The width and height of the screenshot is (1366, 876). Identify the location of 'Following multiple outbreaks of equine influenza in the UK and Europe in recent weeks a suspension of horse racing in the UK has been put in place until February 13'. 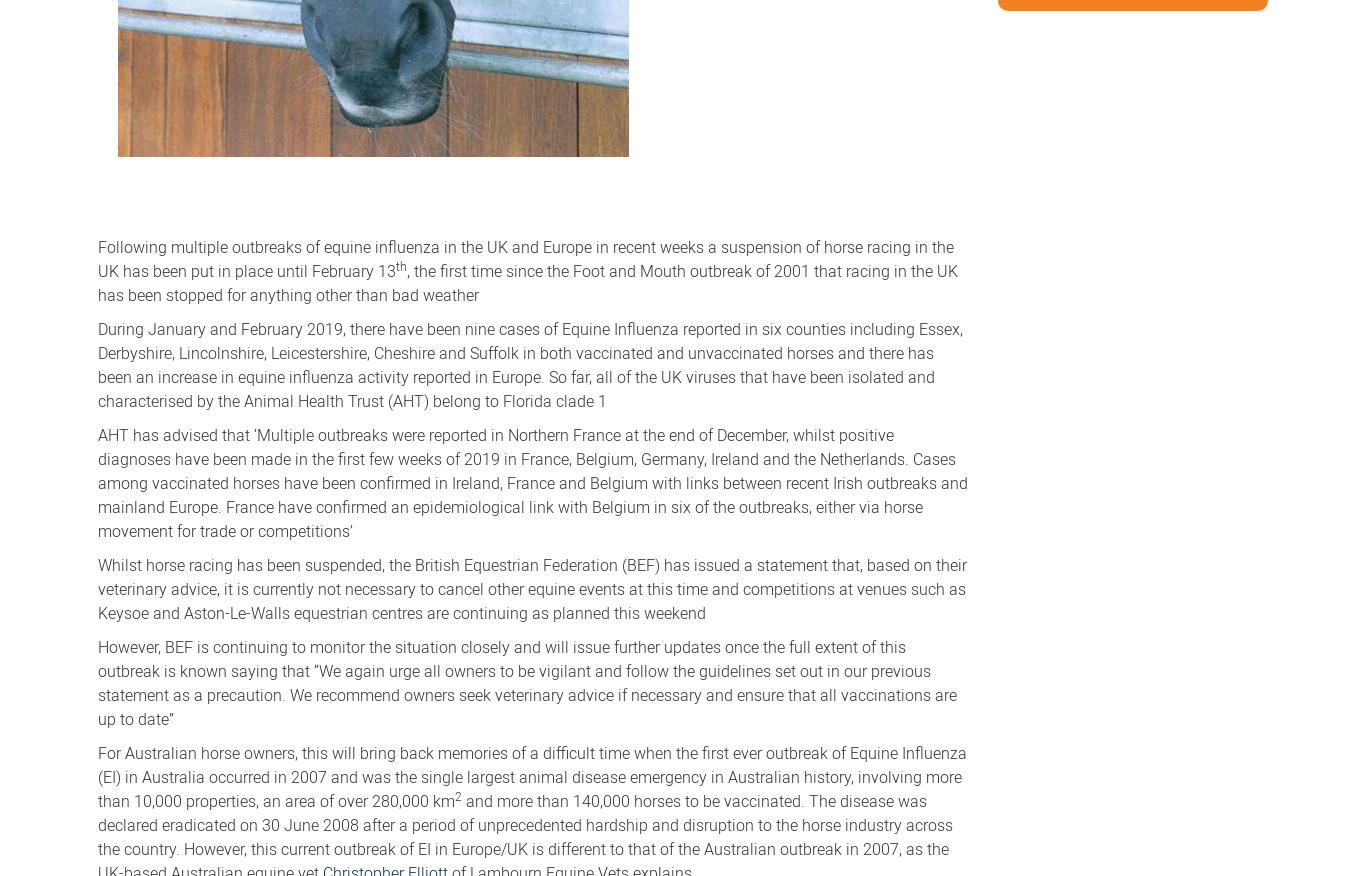
(97, 256).